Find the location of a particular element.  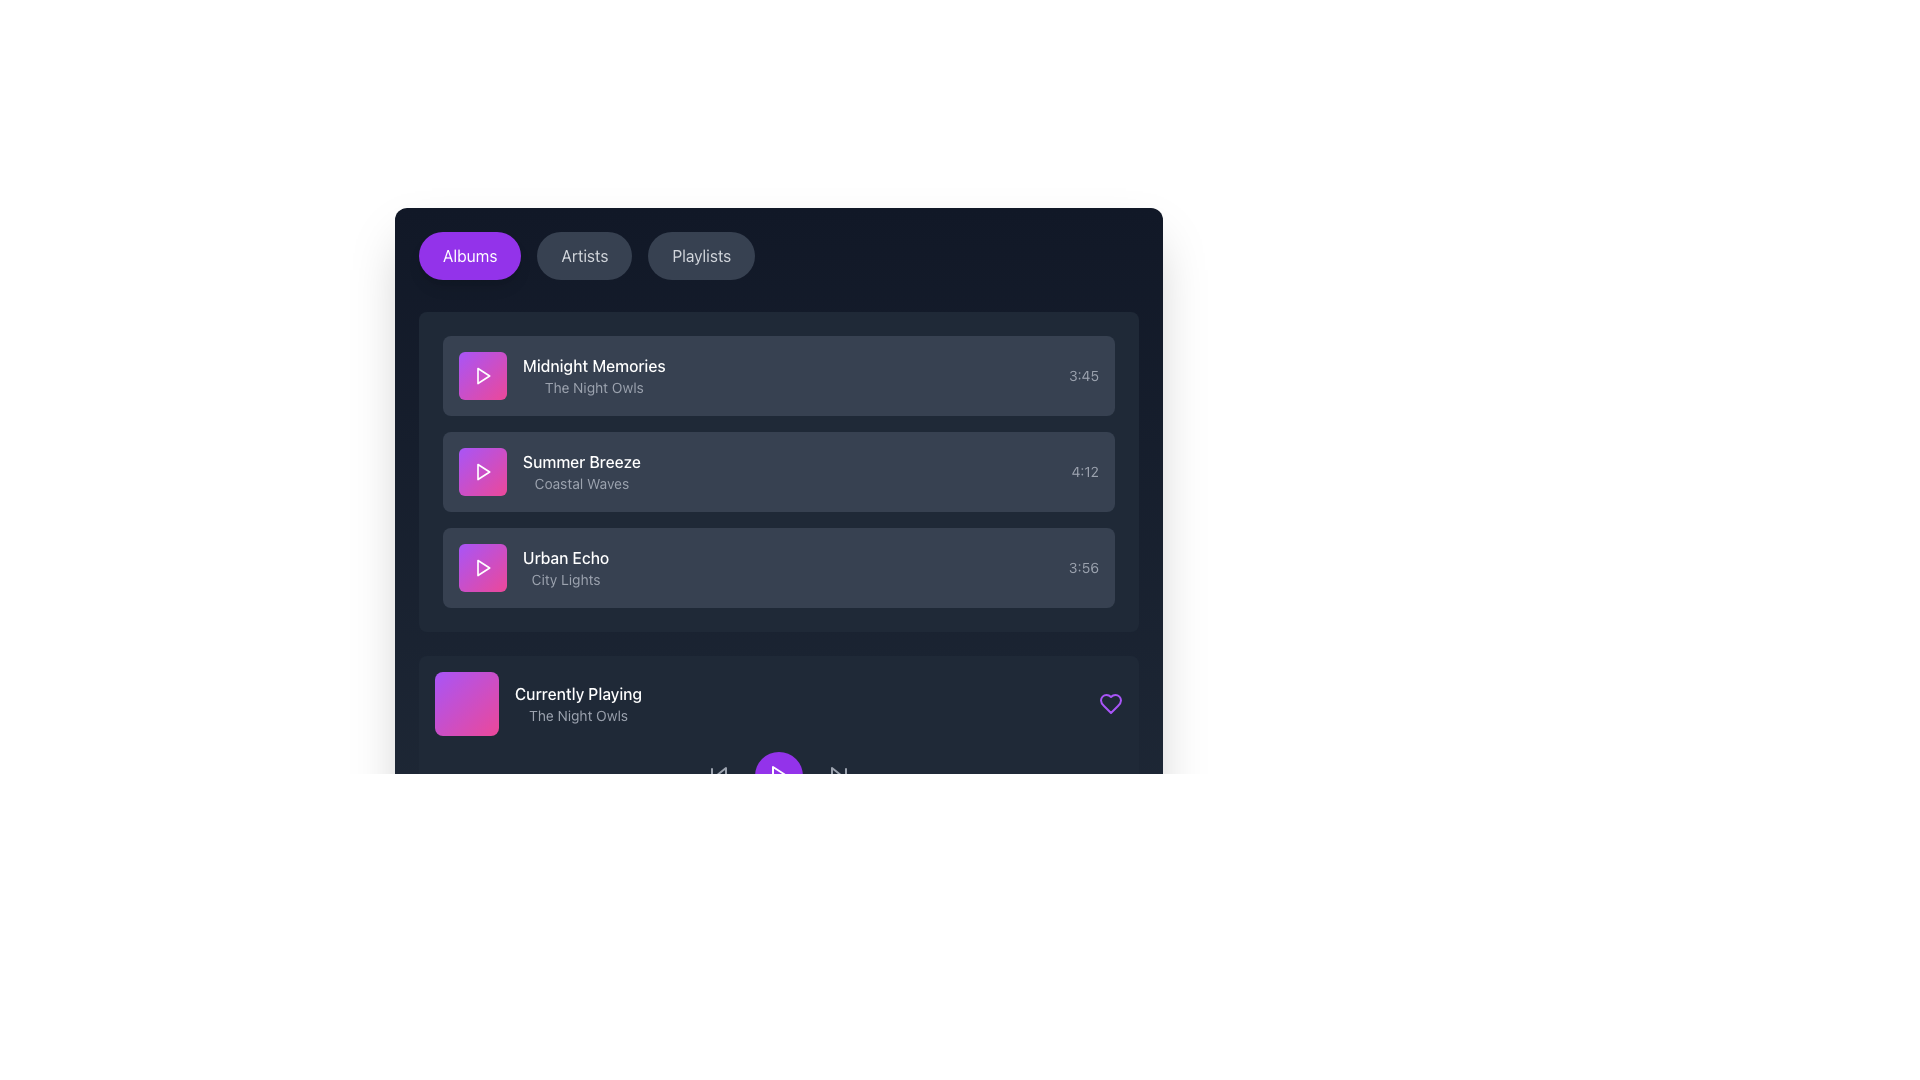

the second list item representing a music track in the scrollable block is located at coordinates (777, 471).